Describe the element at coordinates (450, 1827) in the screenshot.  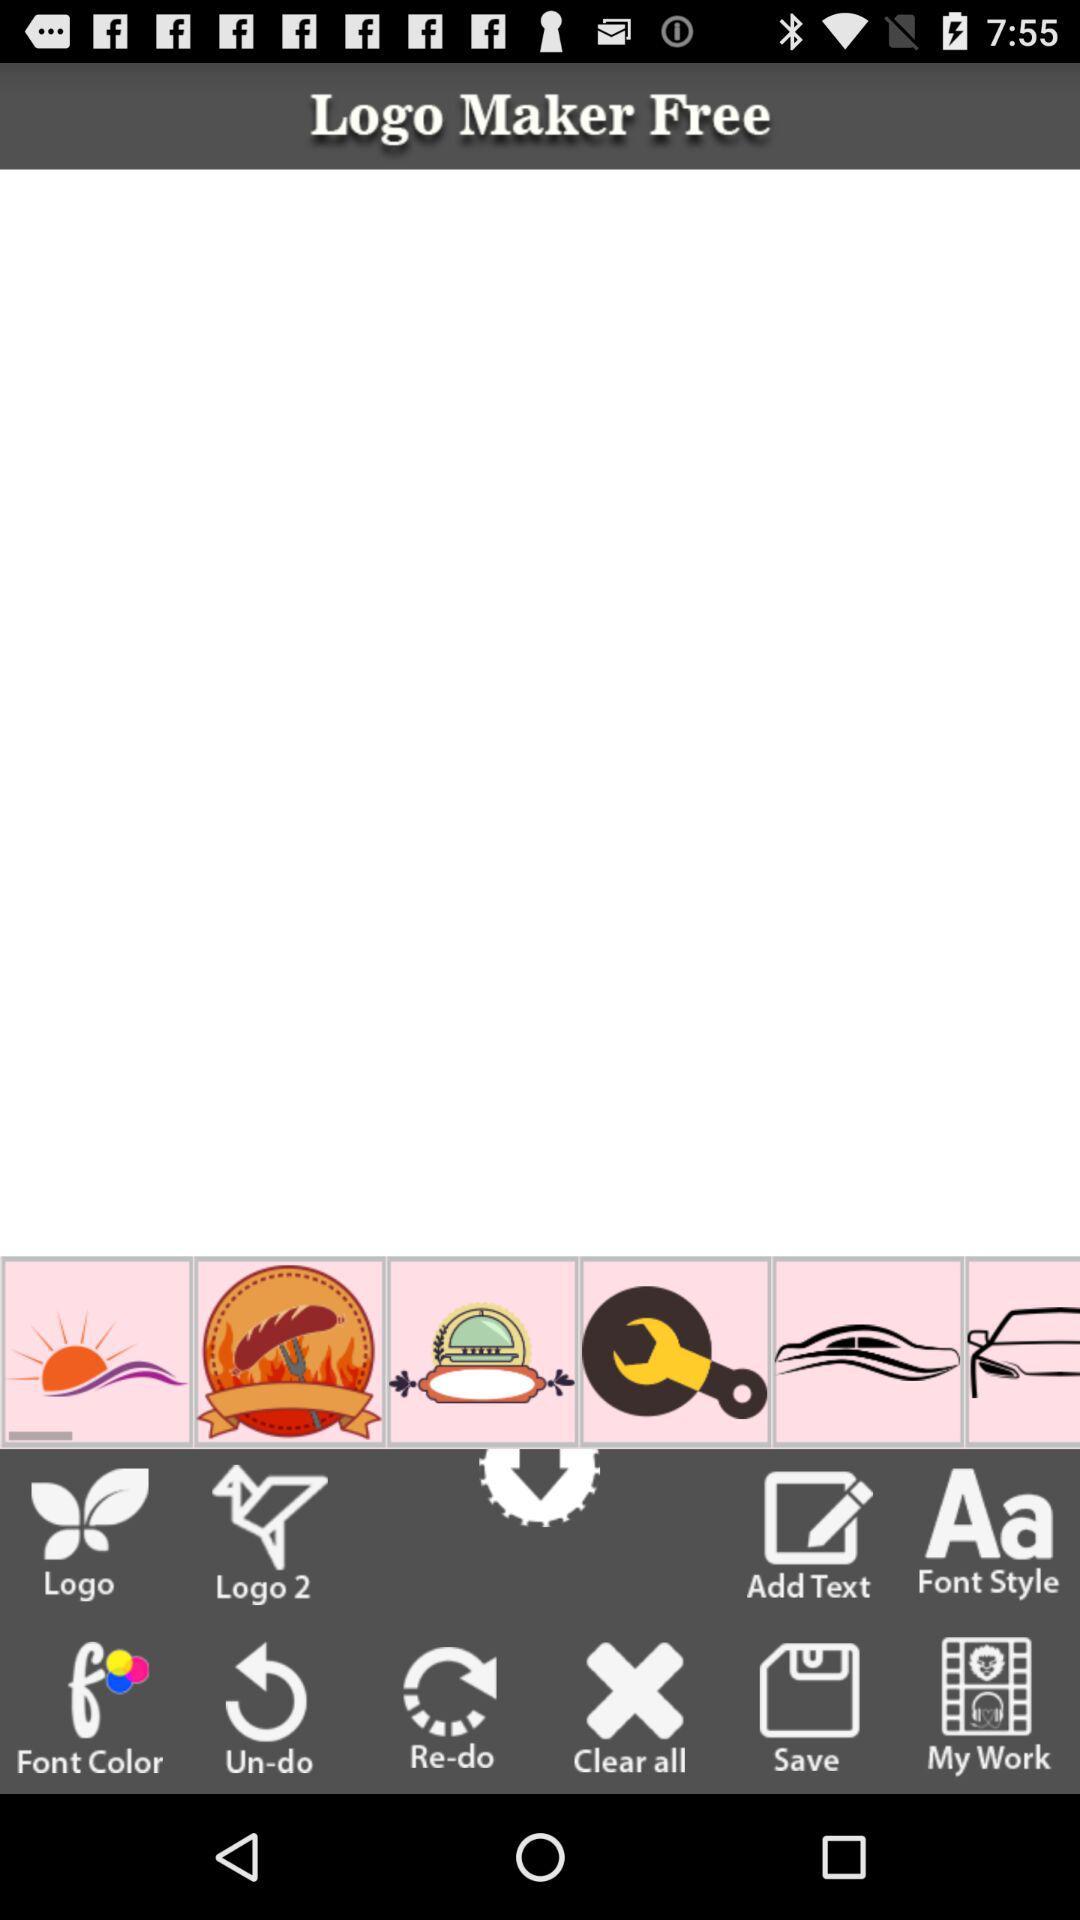
I see `the redo icon` at that location.